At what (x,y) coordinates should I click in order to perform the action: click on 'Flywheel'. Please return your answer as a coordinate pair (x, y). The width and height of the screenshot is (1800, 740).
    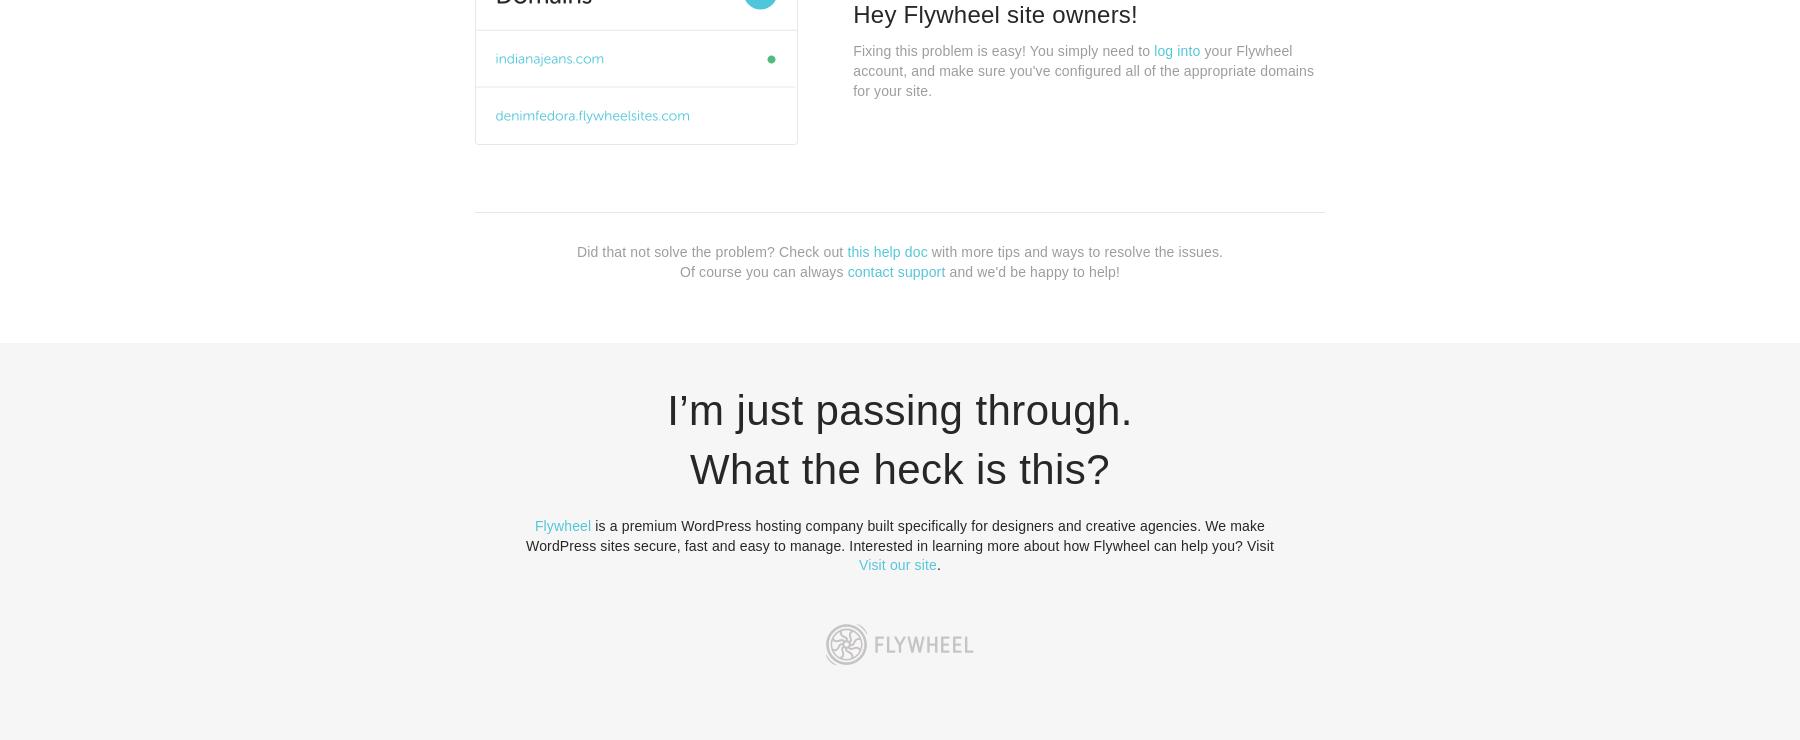
    Looking at the image, I should click on (533, 525).